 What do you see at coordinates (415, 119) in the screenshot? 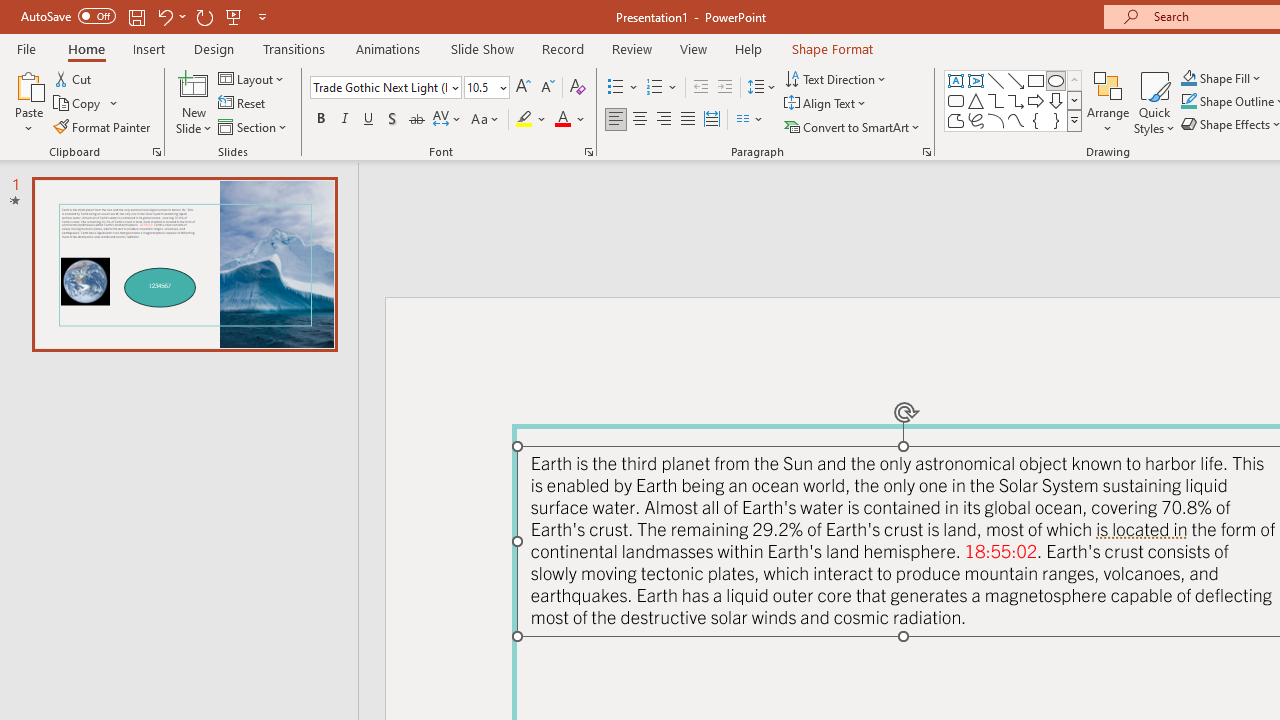
I see `'Strikethrough'` at bounding box center [415, 119].